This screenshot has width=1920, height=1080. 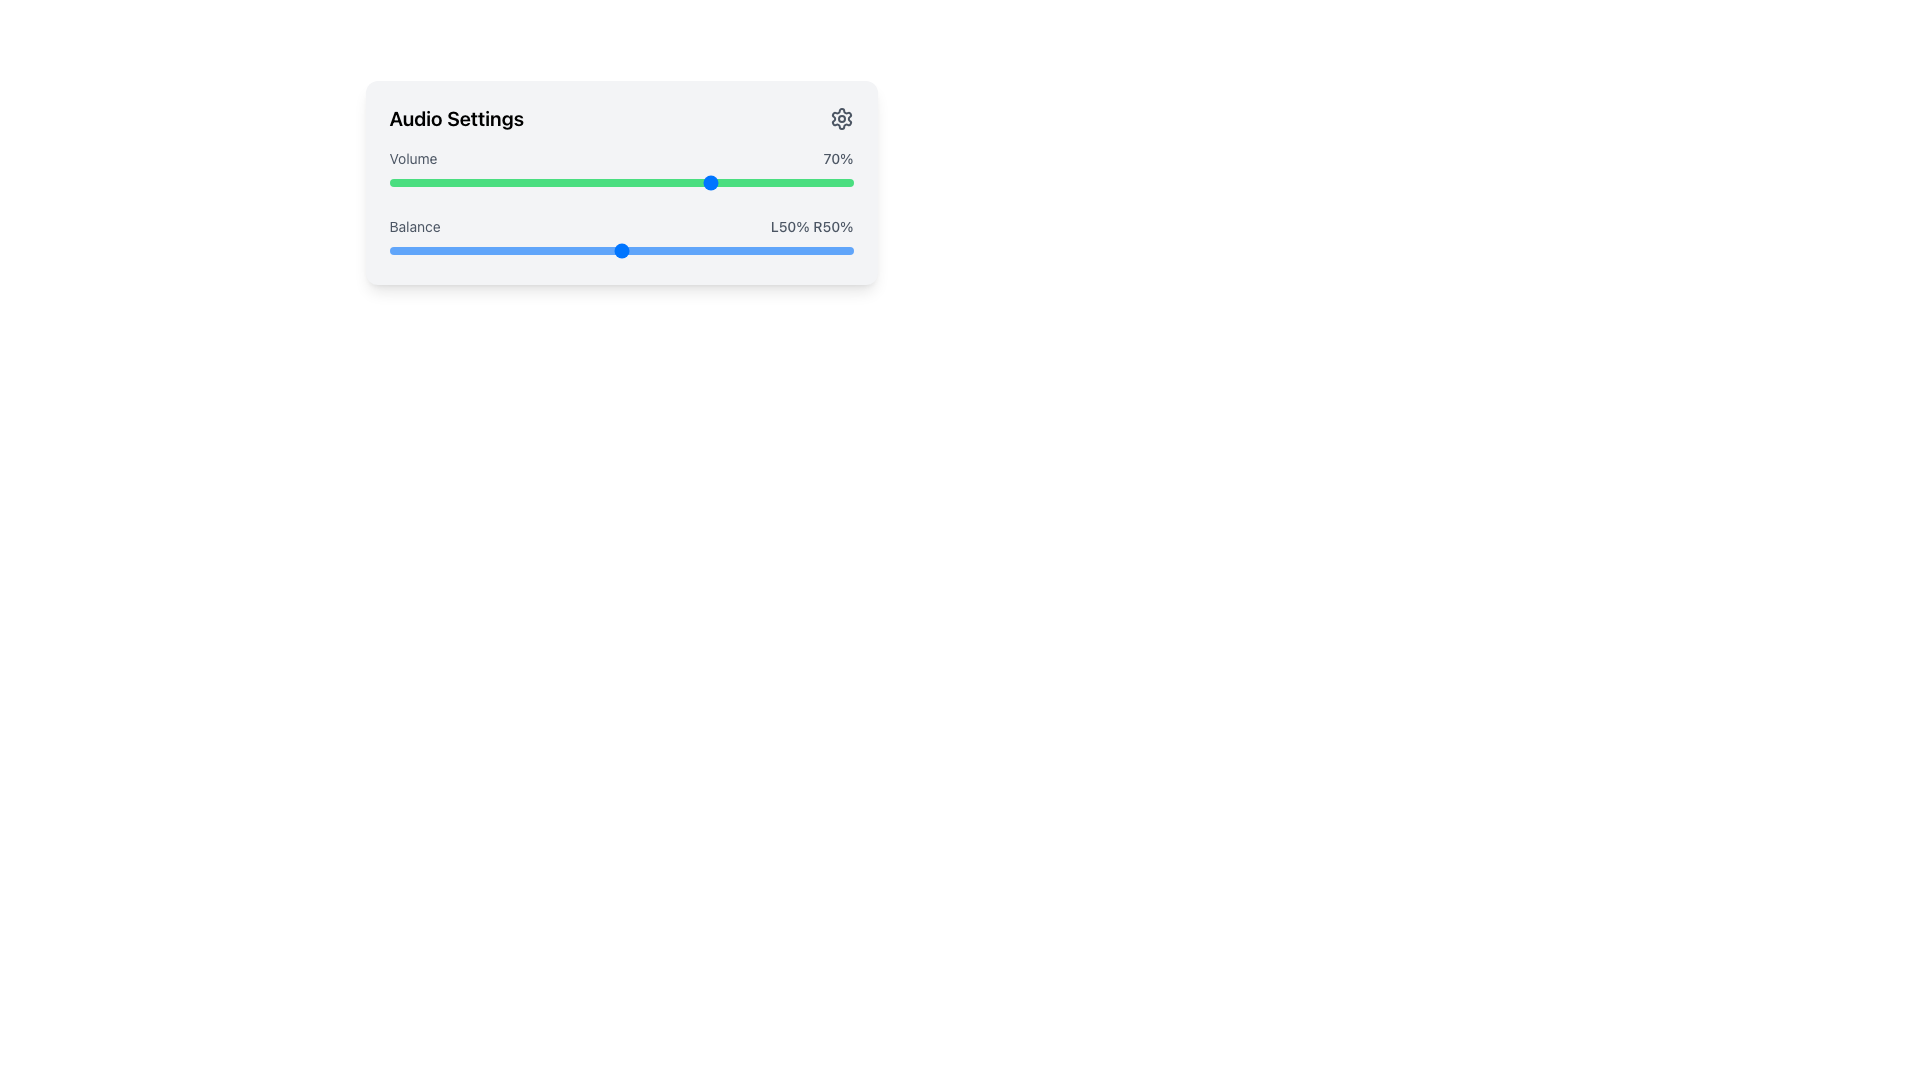 What do you see at coordinates (812, 226) in the screenshot?
I see `the static text label displaying 'L50% R50%' located on the right side of the row associated with the label 'Balance'` at bounding box center [812, 226].